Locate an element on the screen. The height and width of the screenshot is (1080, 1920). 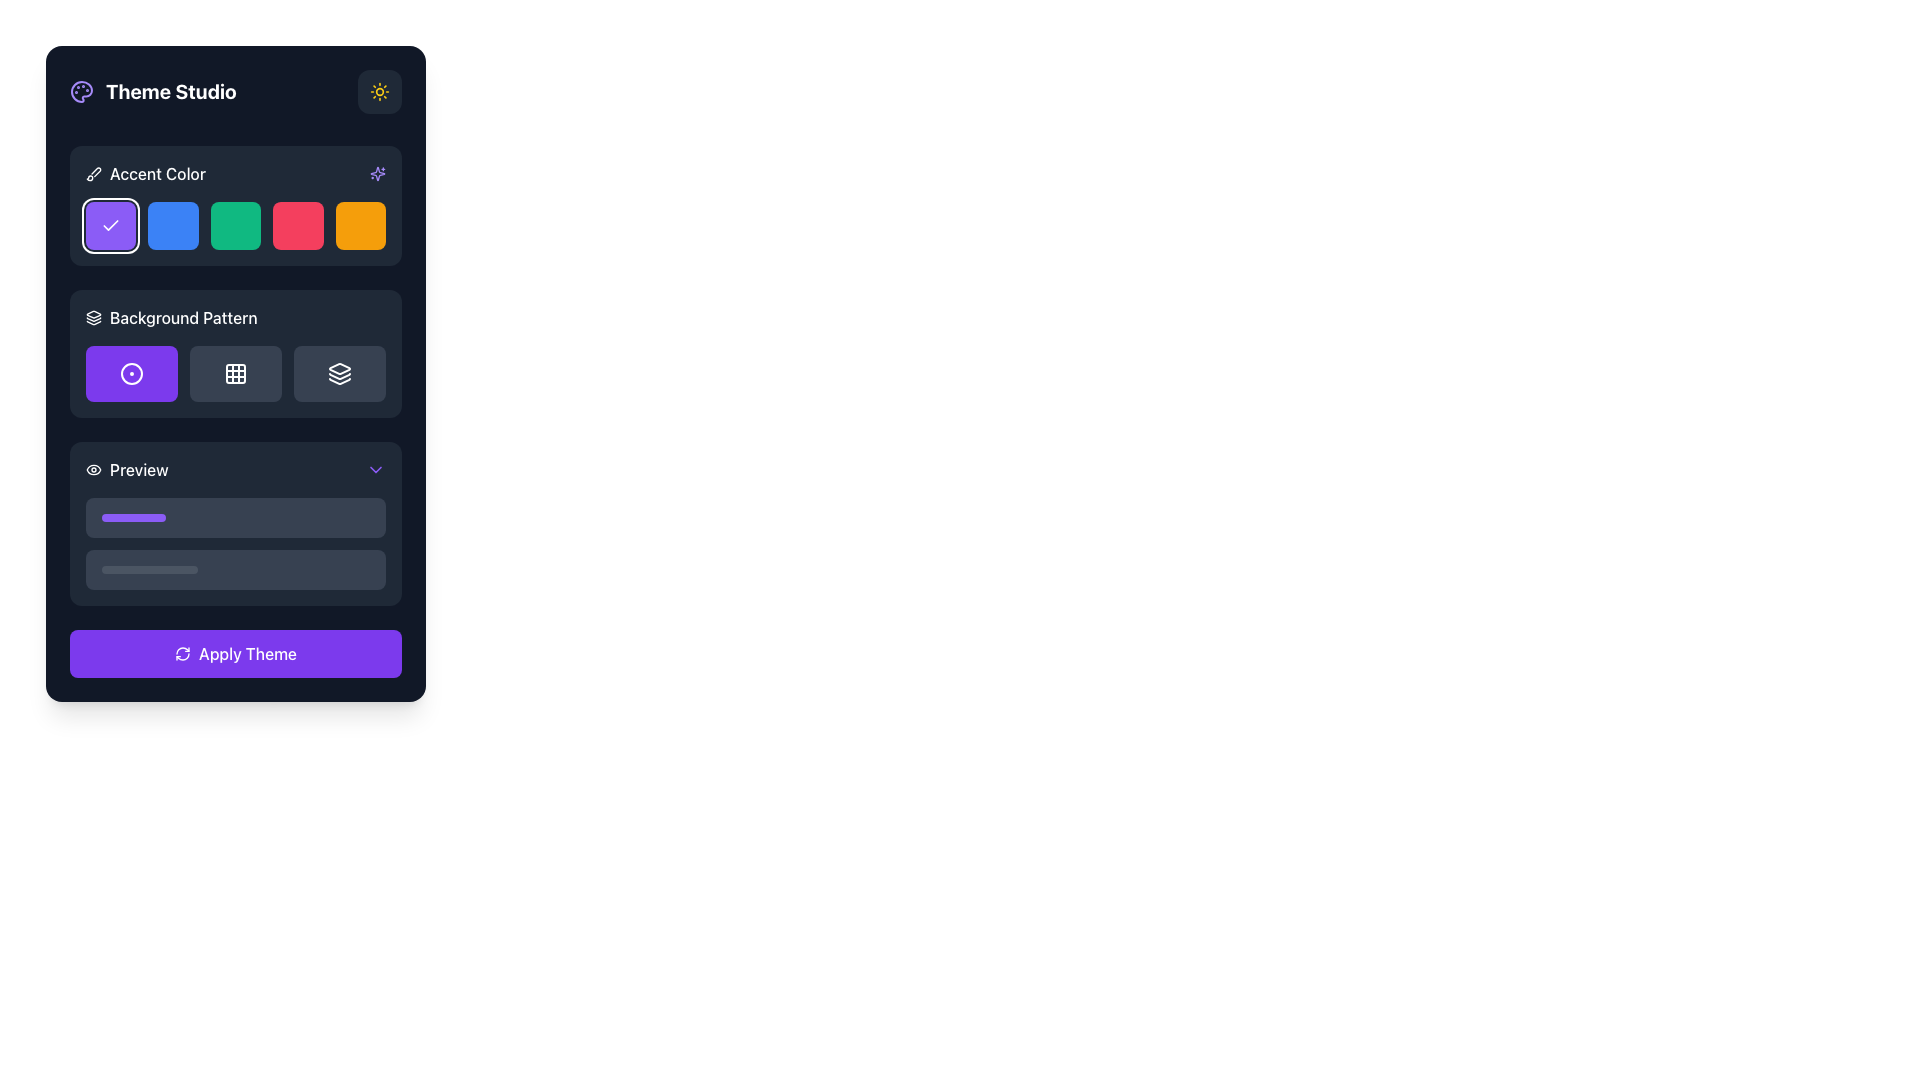
bold text element labeled 'Theme Studio', which is styled in white on a dark background, located at the top-left area of the interface is located at coordinates (171, 92).